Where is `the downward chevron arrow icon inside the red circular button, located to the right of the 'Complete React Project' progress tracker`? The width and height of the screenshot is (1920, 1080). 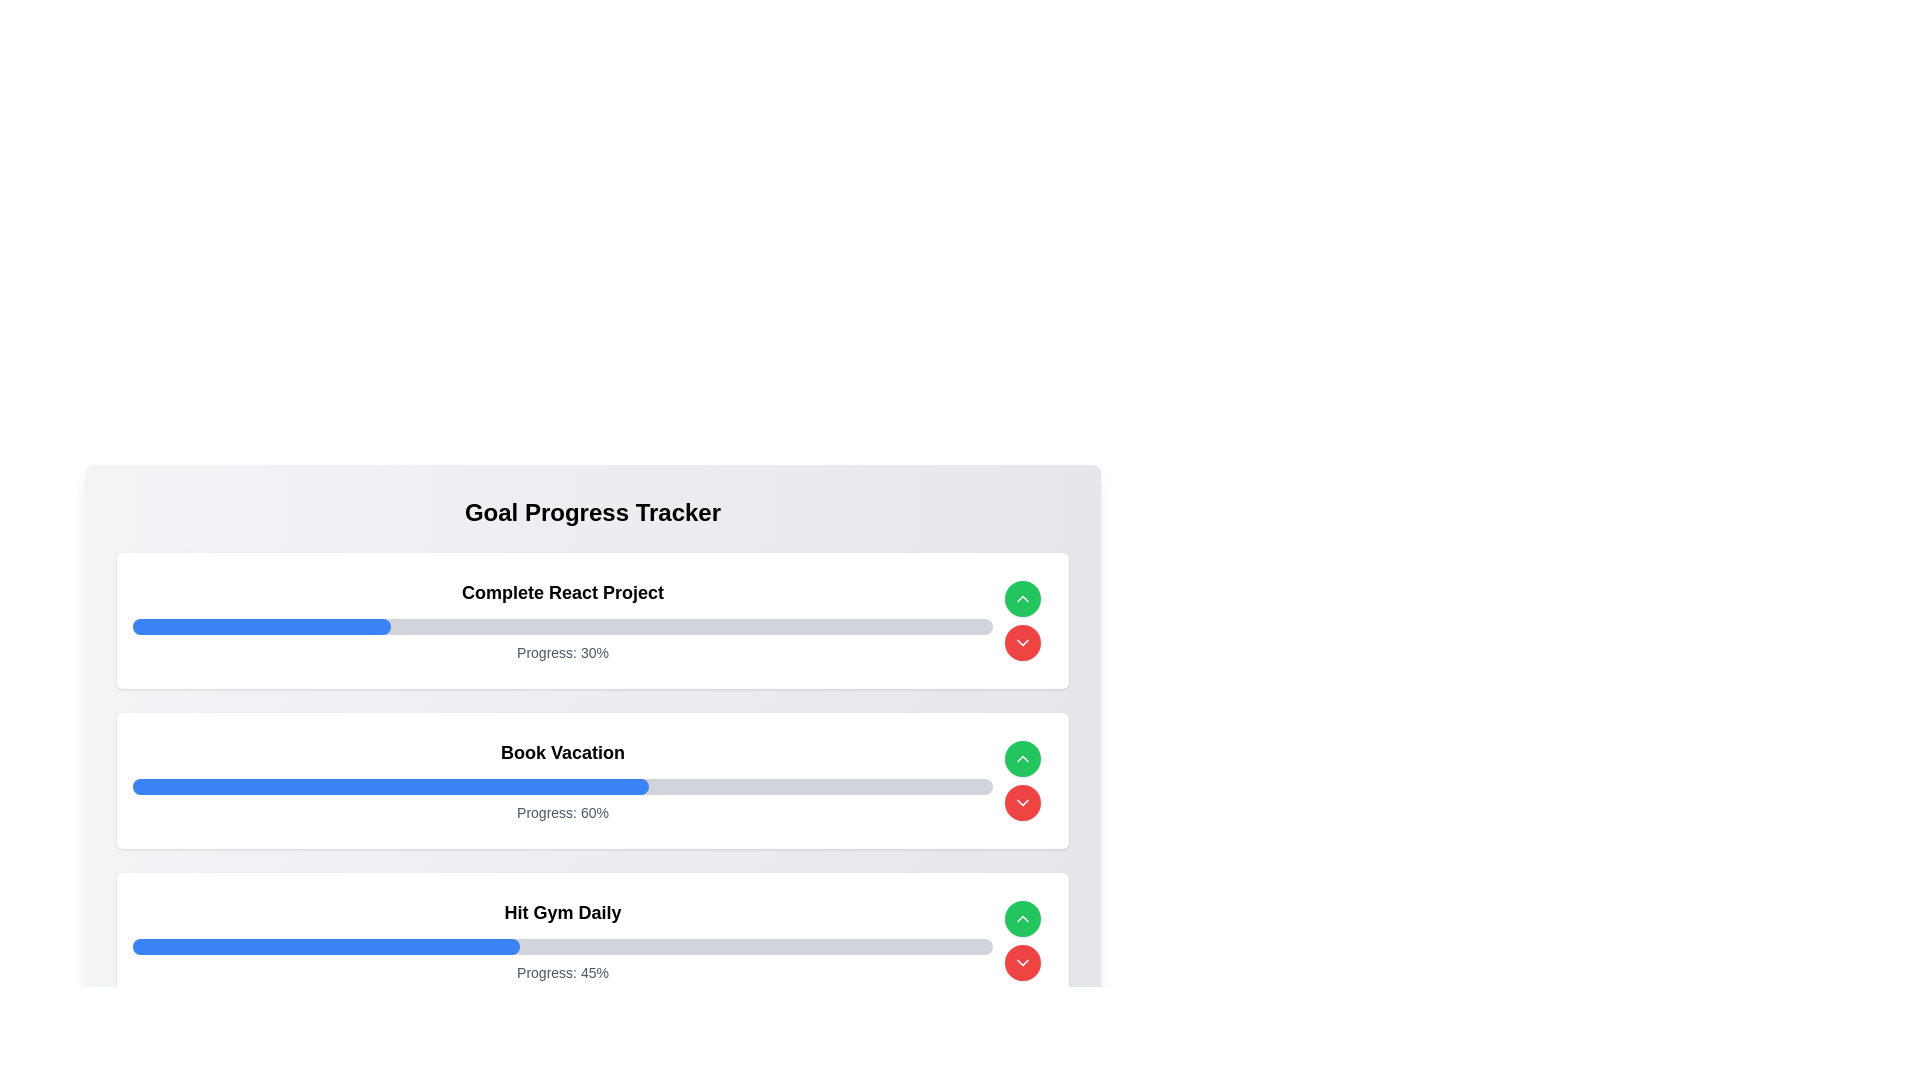
the downward chevron arrow icon inside the red circular button, located to the right of the 'Complete React Project' progress tracker is located at coordinates (1022, 962).